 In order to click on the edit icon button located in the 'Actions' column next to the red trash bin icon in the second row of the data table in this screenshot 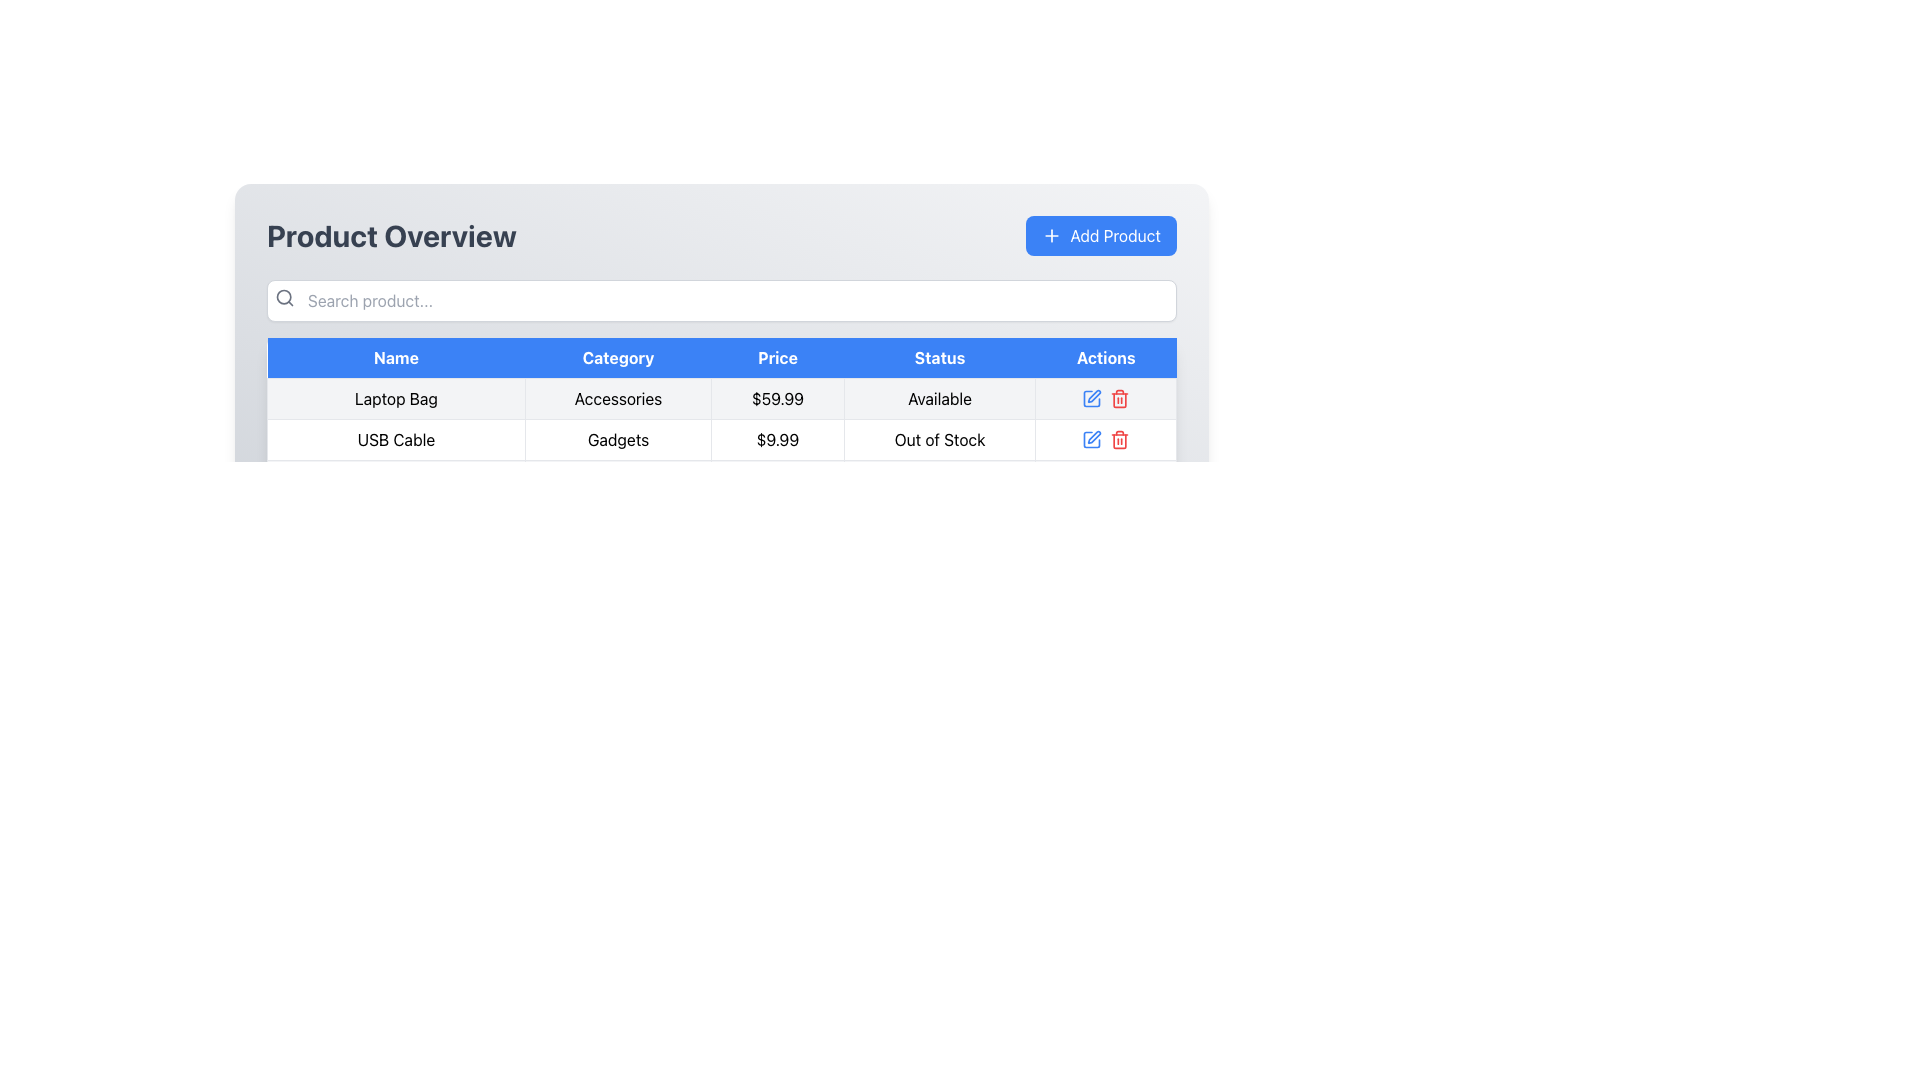, I will do `click(1093, 436)`.